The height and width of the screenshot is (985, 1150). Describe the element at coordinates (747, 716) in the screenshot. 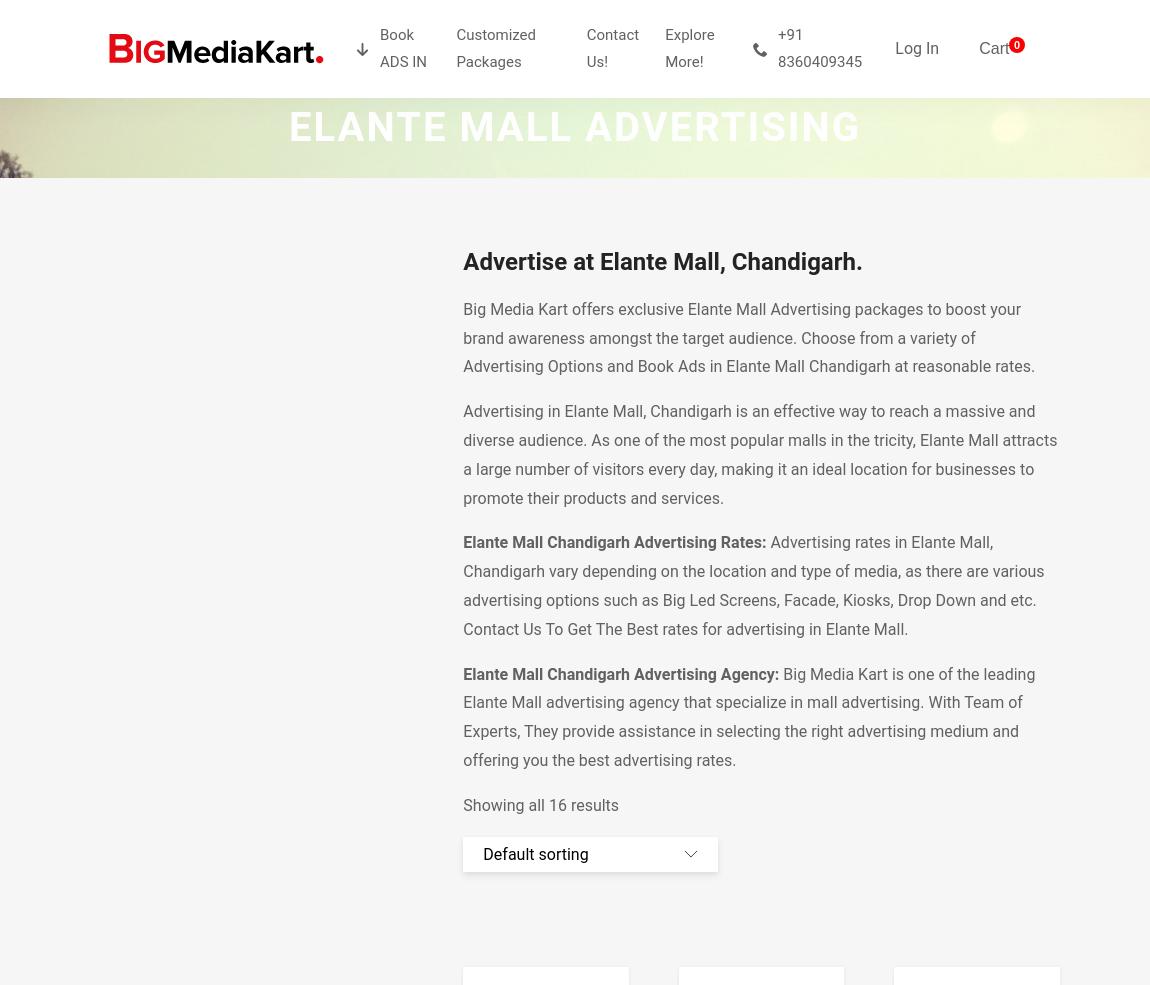

I see `'Big Media Kart is one of the leading Elante Mall advertising agency that specialize in mall advertising. With Team of Experts, They provide assistance in selecting the right advertising medium and offering you the best advertising rates.'` at that location.